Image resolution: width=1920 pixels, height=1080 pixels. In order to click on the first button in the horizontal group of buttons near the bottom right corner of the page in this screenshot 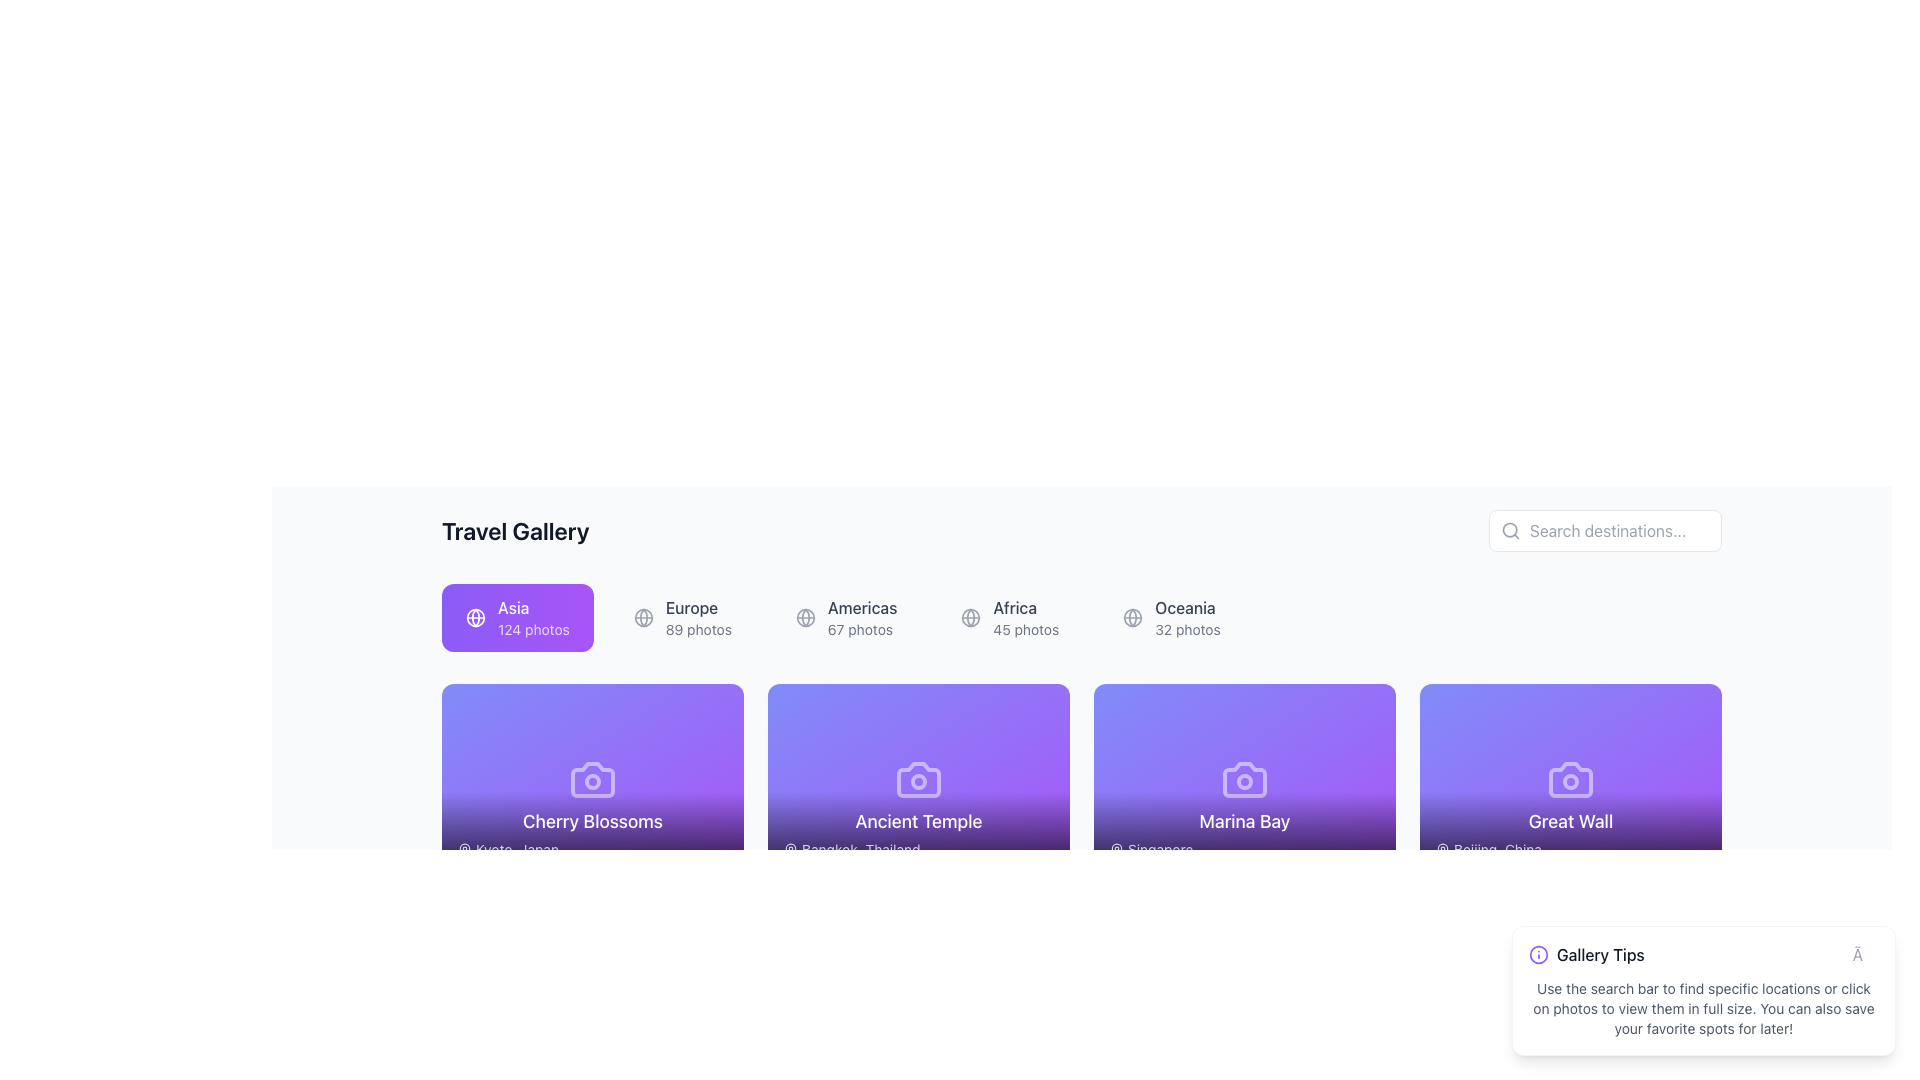, I will do `click(1277, 933)`.